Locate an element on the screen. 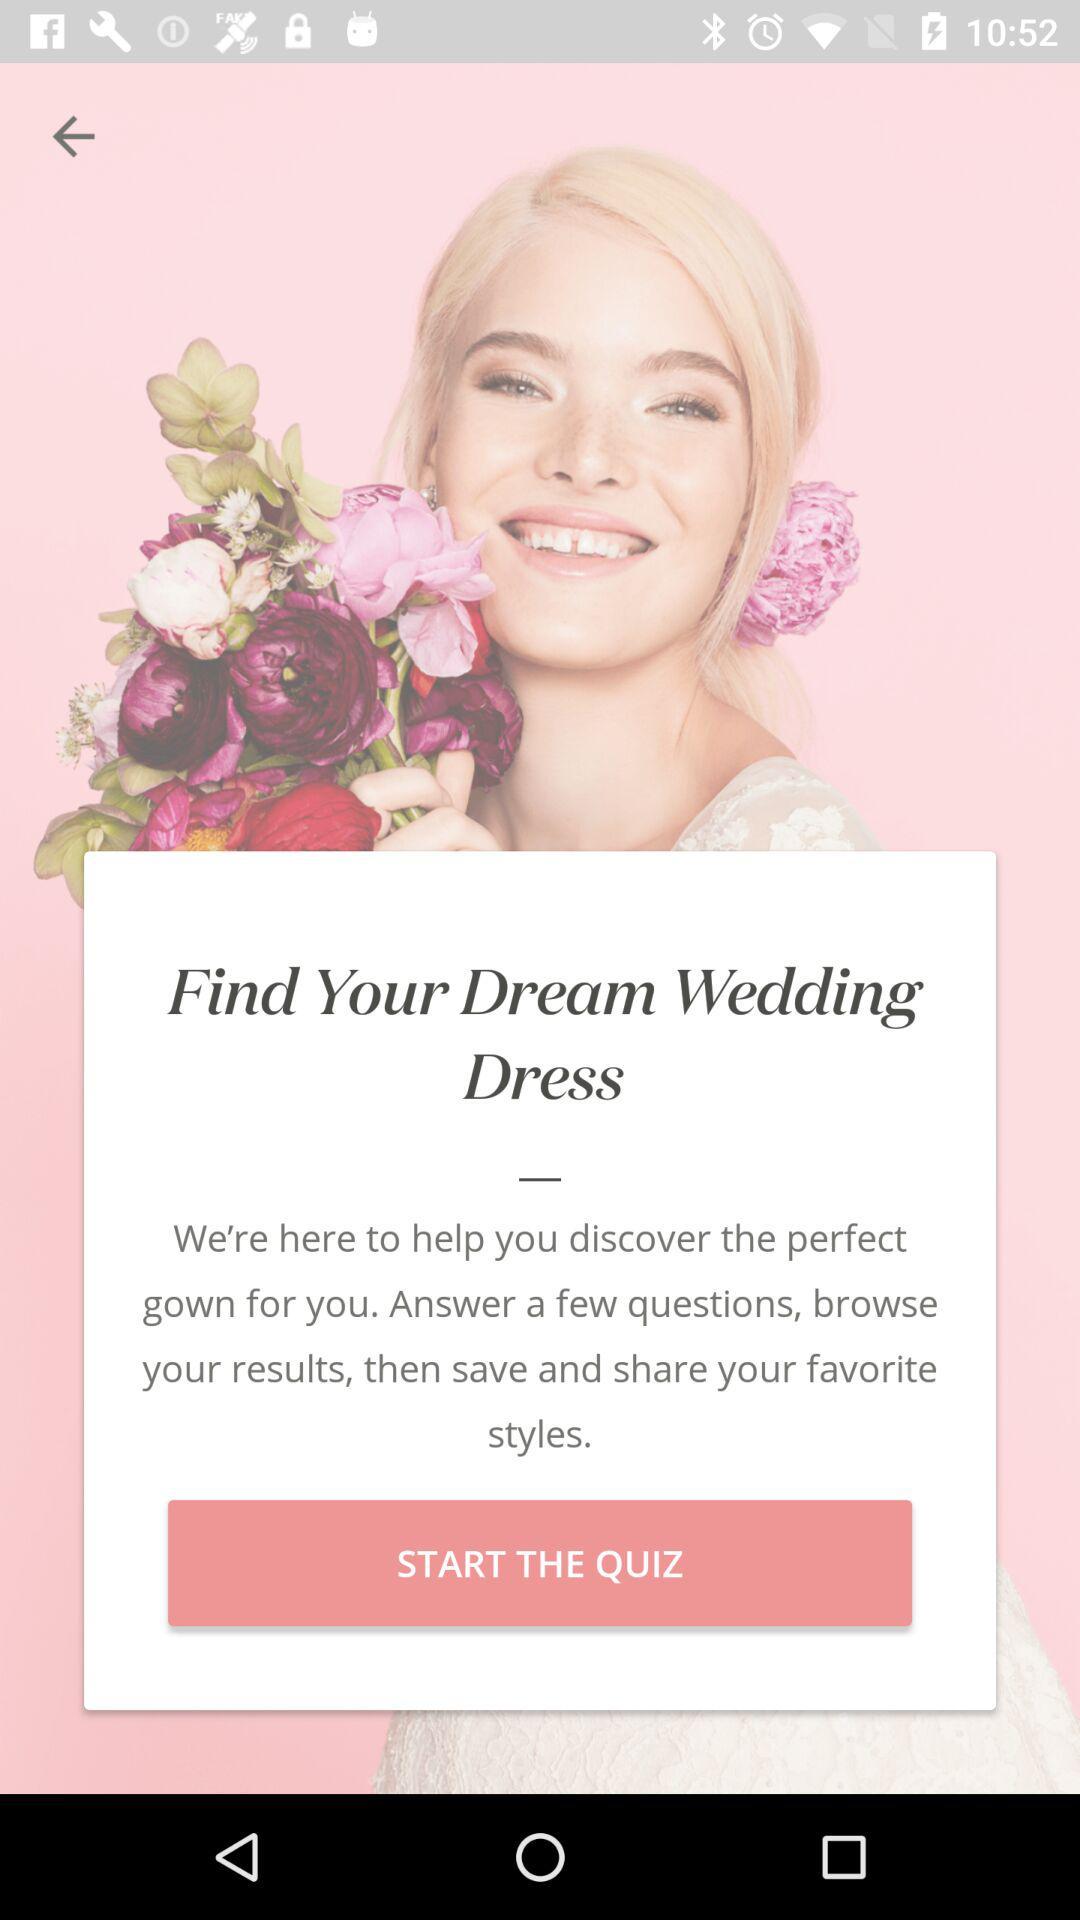  go back is located at coordinates (72, 135).